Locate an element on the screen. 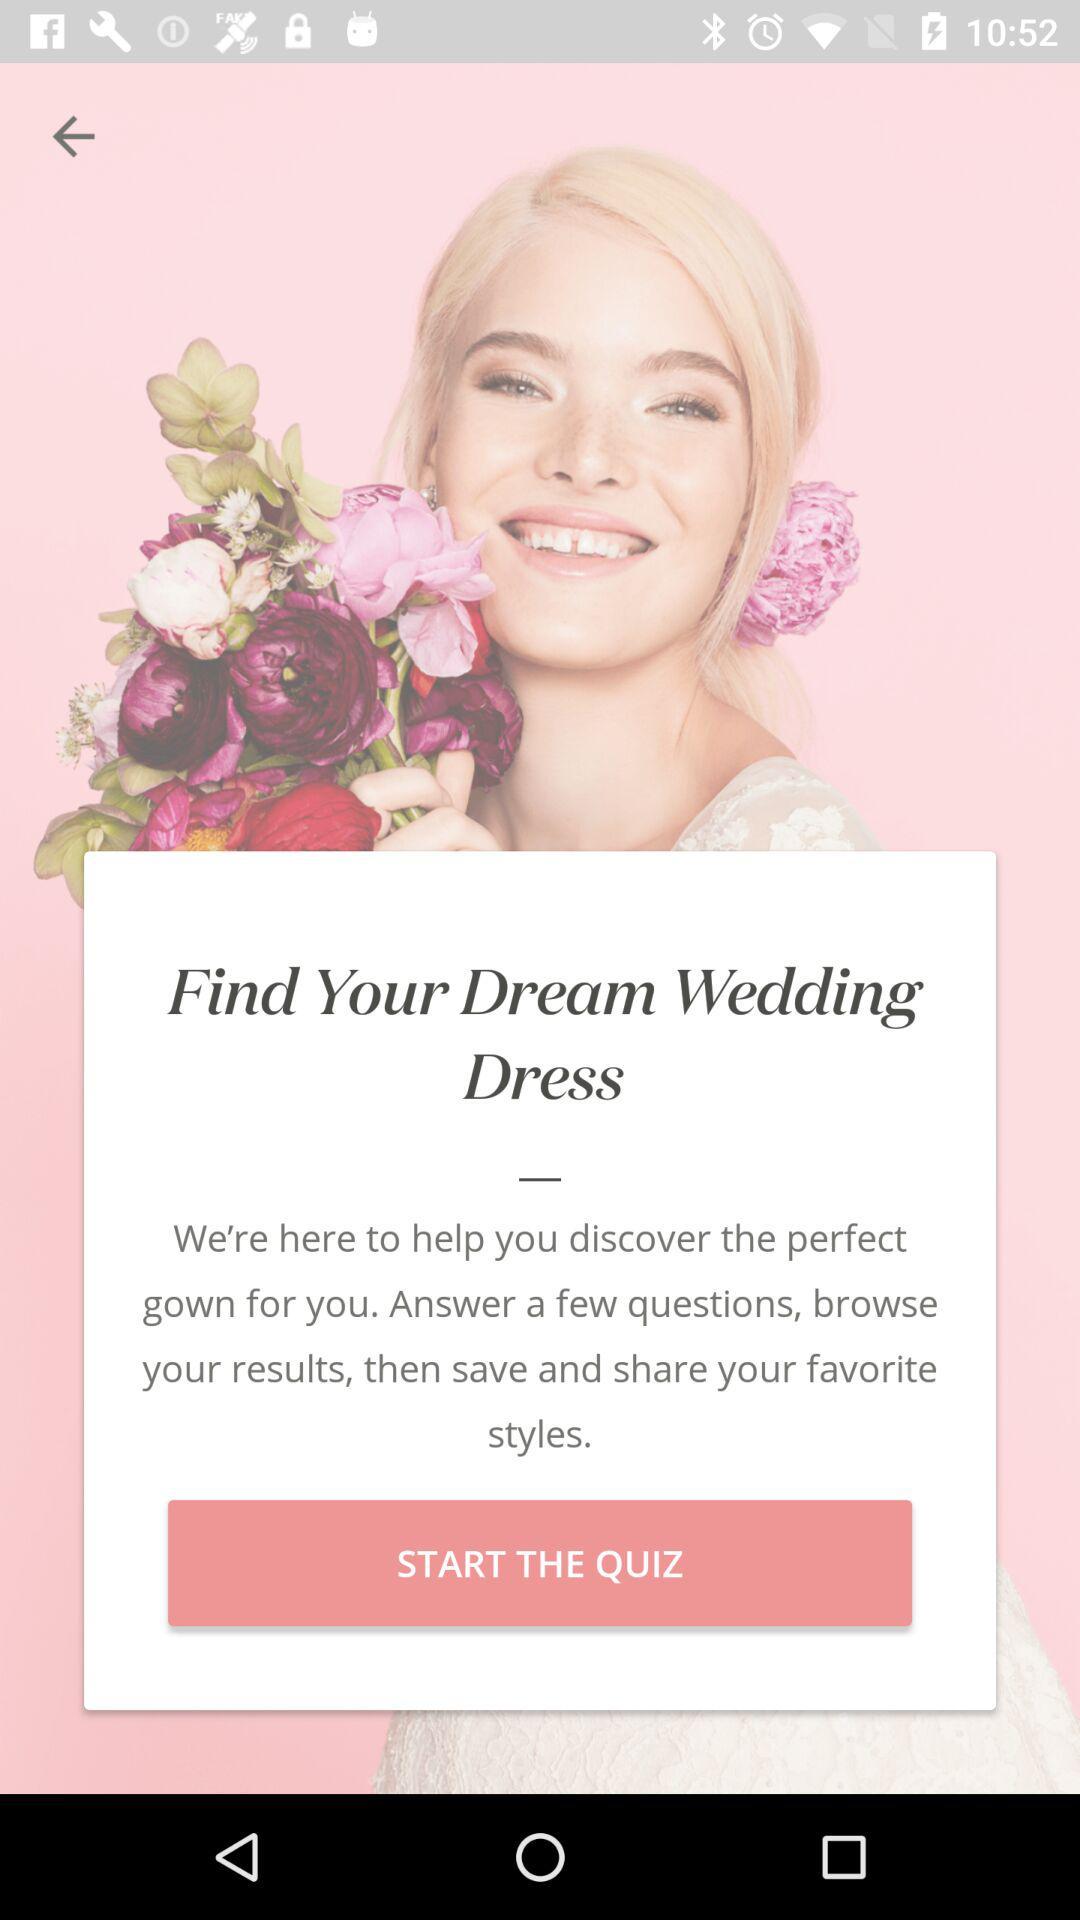  go back is located at coordinates (72, 135).